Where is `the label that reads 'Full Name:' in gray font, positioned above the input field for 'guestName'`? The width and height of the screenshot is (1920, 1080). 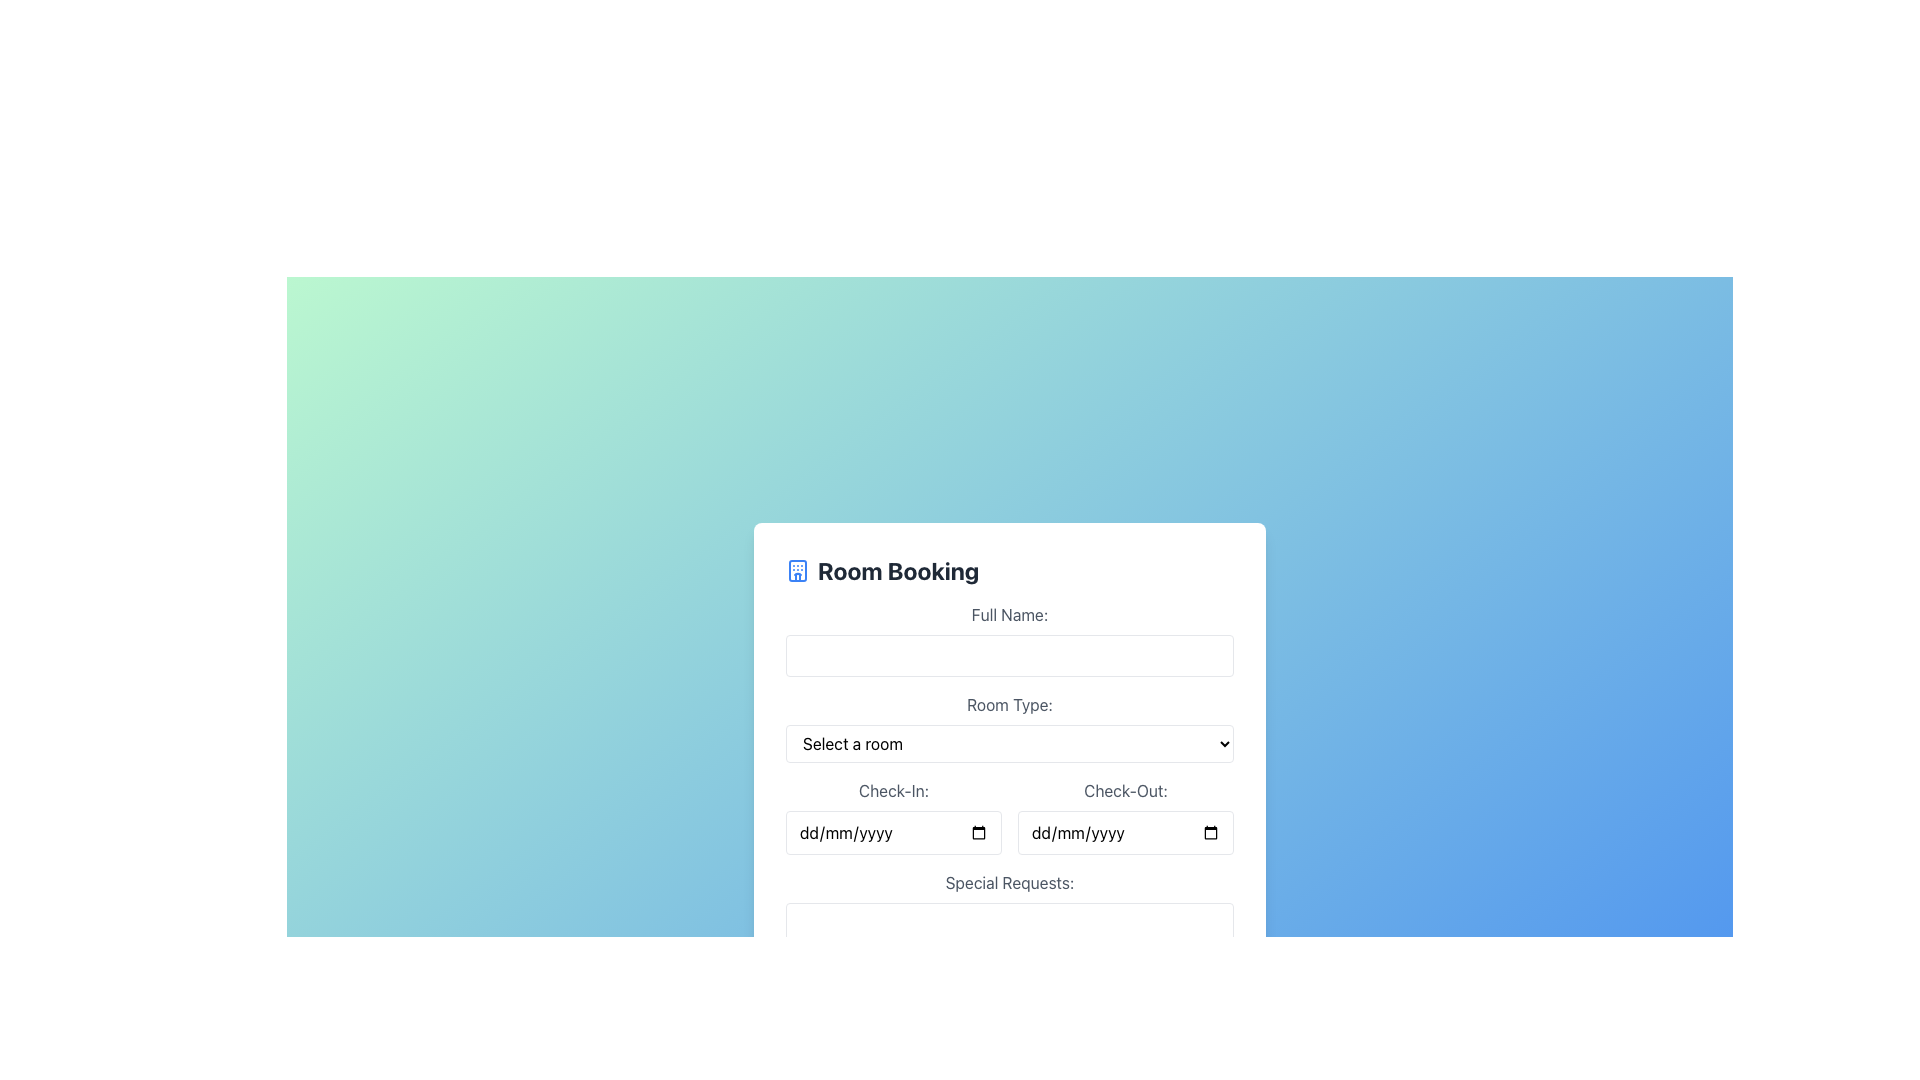
the label that reads 'Full Name:' in gray font, positioned above the input field for 'guestName' is located at coordinates (1009, 613).